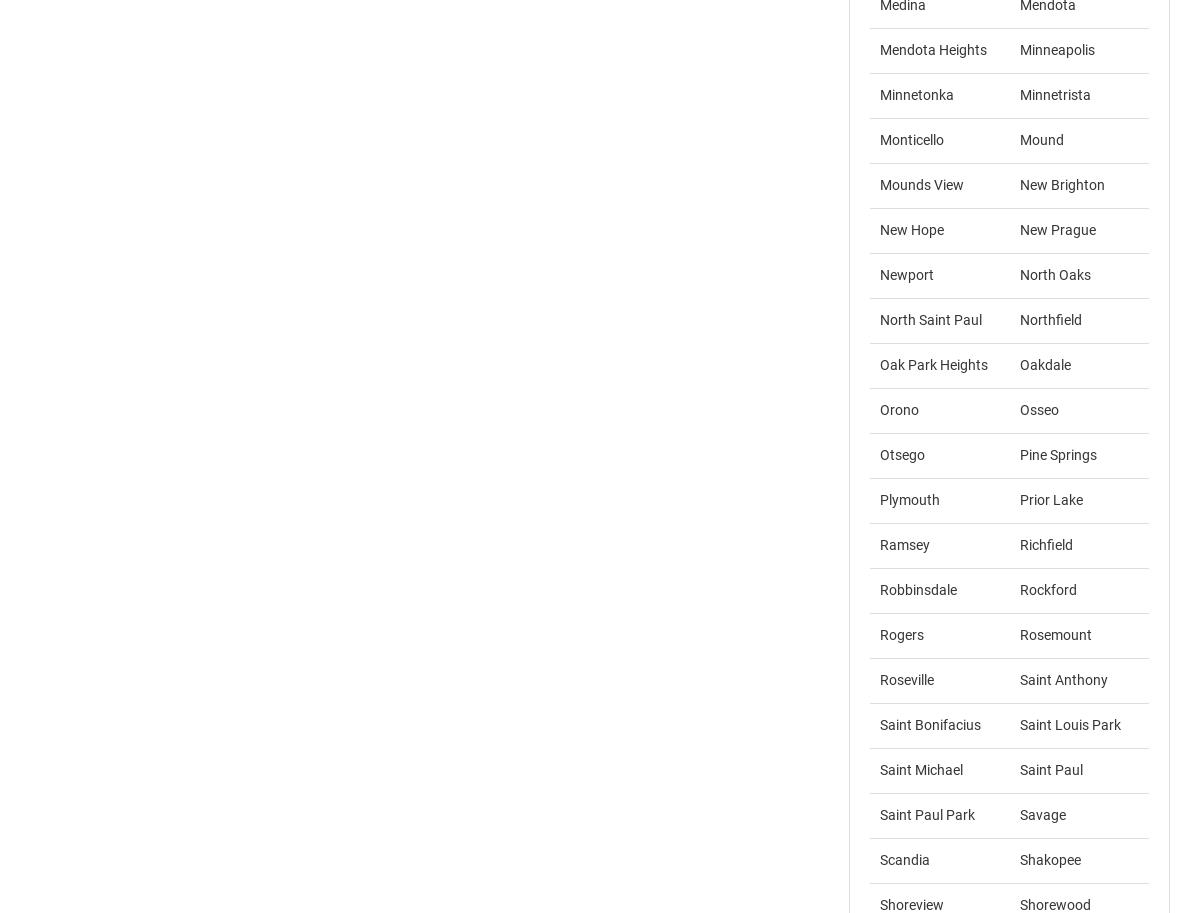 This screenshot has height=913, width=1200. Describe the element at coordinates (878, 409) in the screenshot. I see `'Orono'` at that location.